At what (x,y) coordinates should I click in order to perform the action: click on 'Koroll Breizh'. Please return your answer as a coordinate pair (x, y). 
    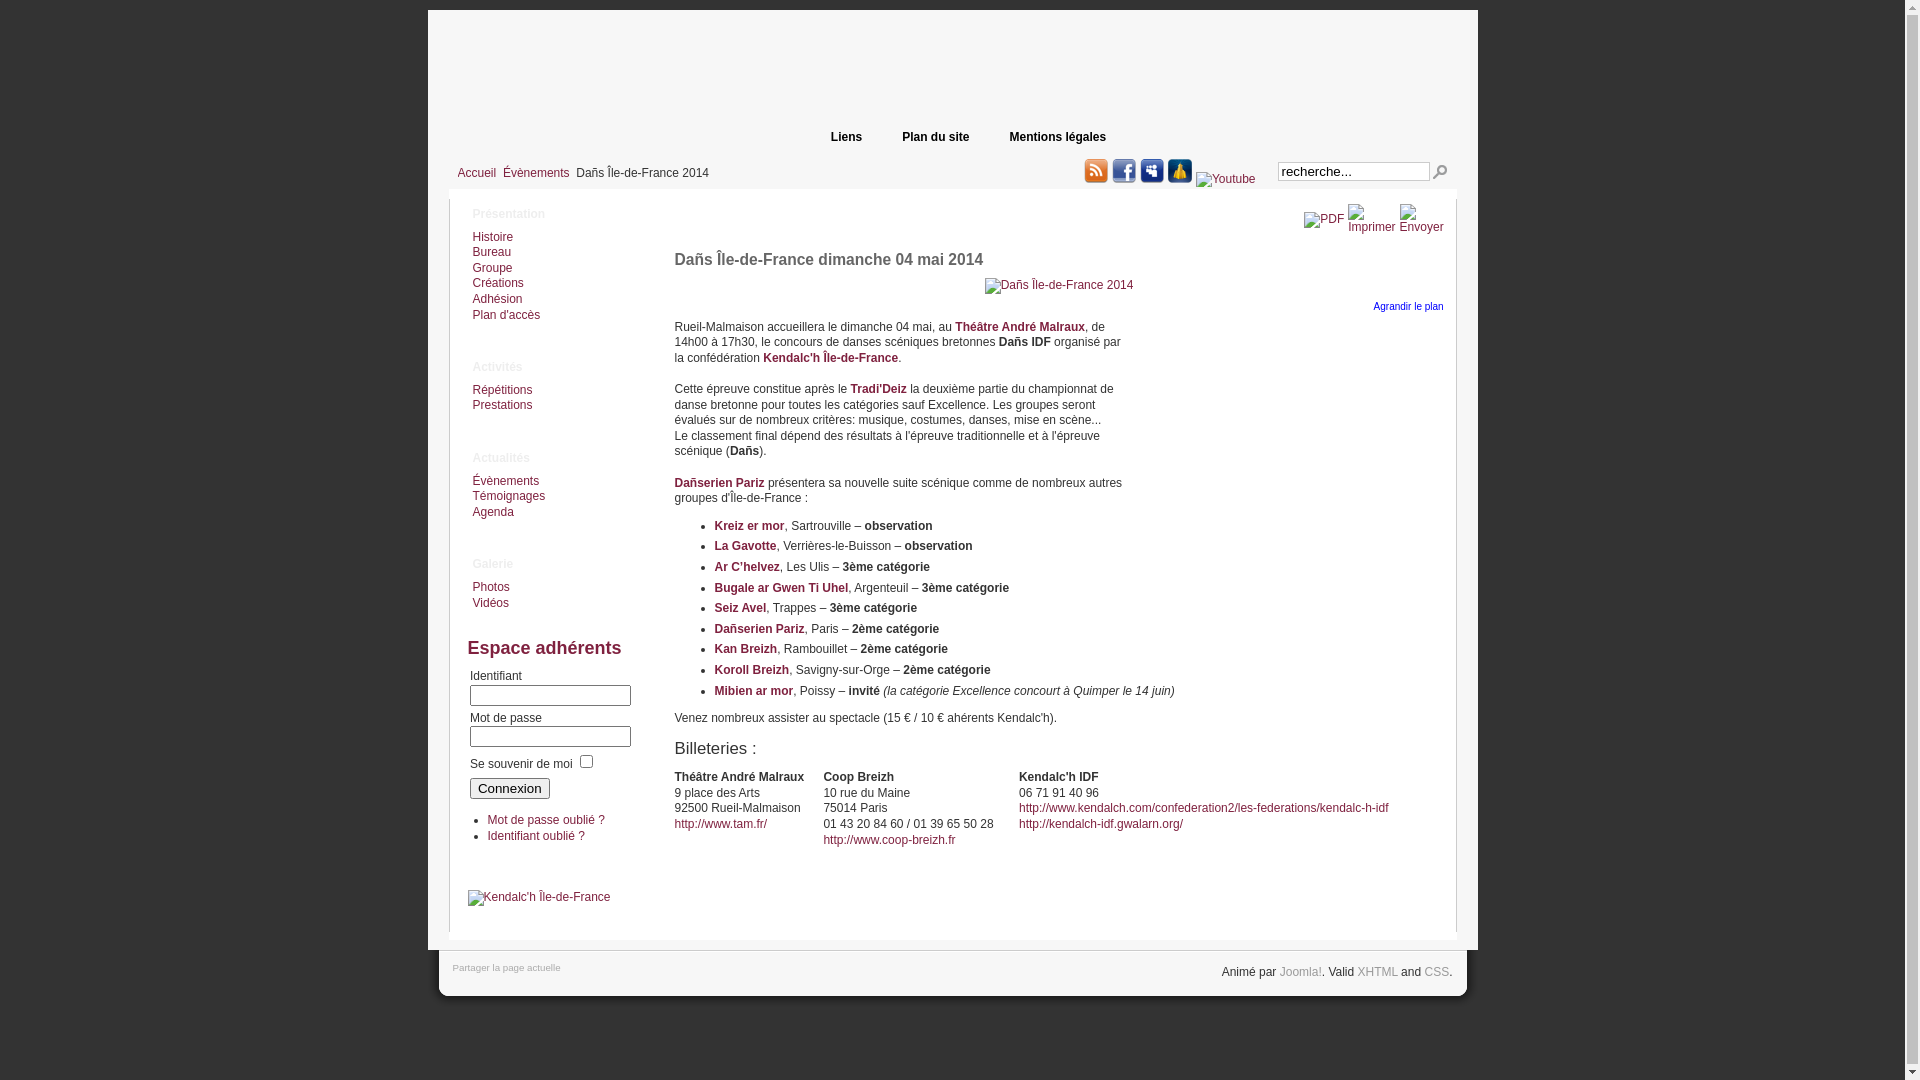
    Looking at the image, I should click on (714, 670).